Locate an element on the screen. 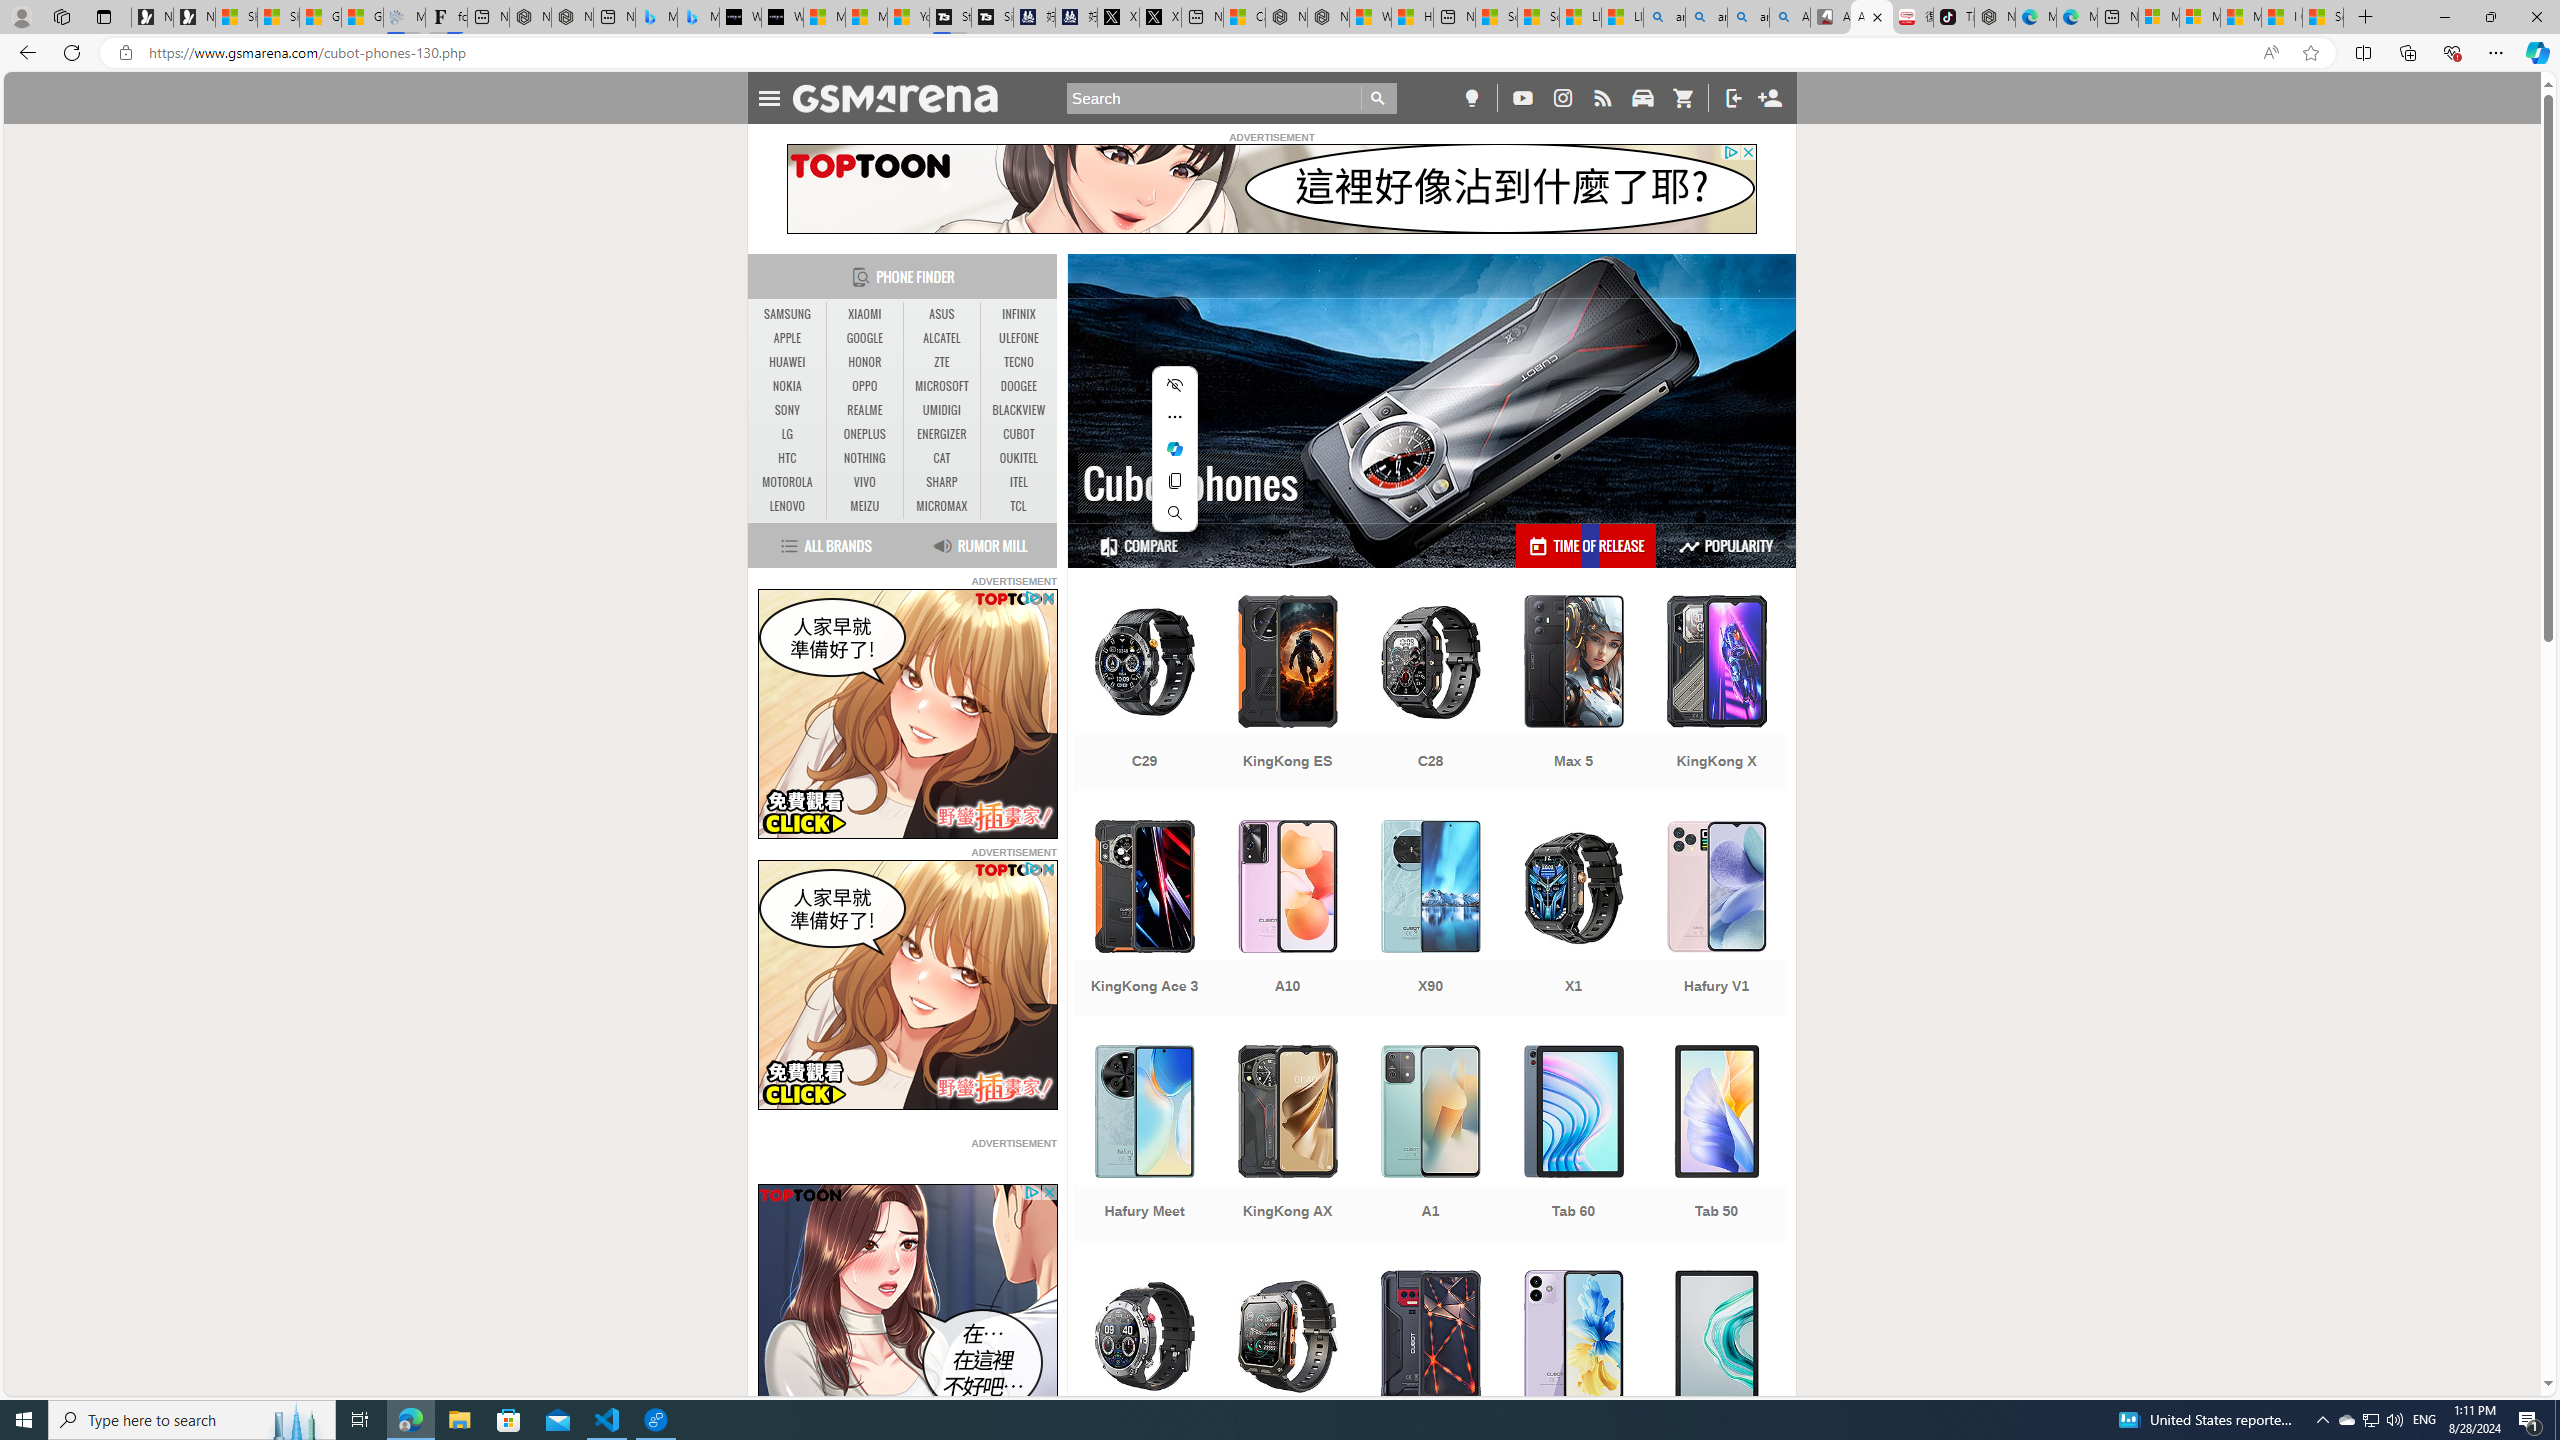  'X1' is located at coordinates (1573, 919).